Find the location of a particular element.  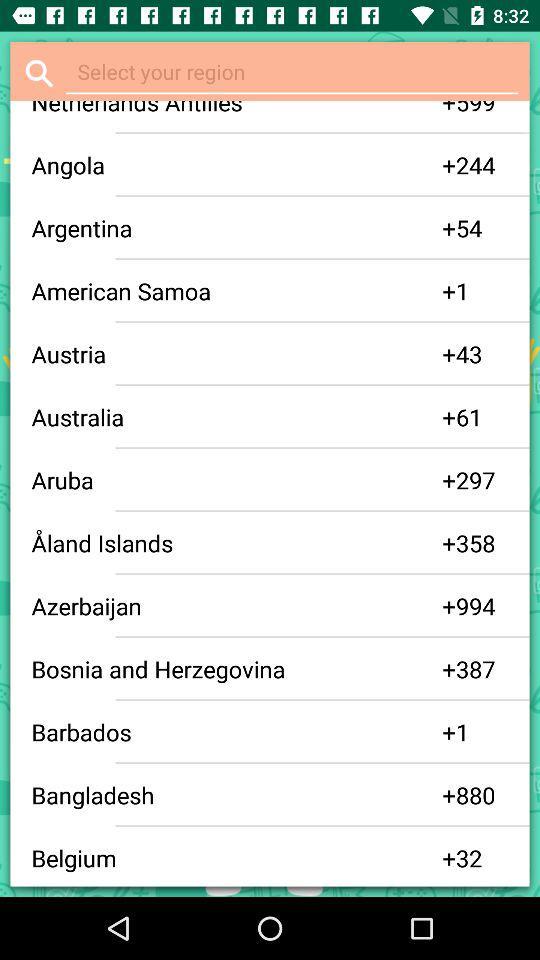

the app to the left of the + item is located at coordinates (237, 731).